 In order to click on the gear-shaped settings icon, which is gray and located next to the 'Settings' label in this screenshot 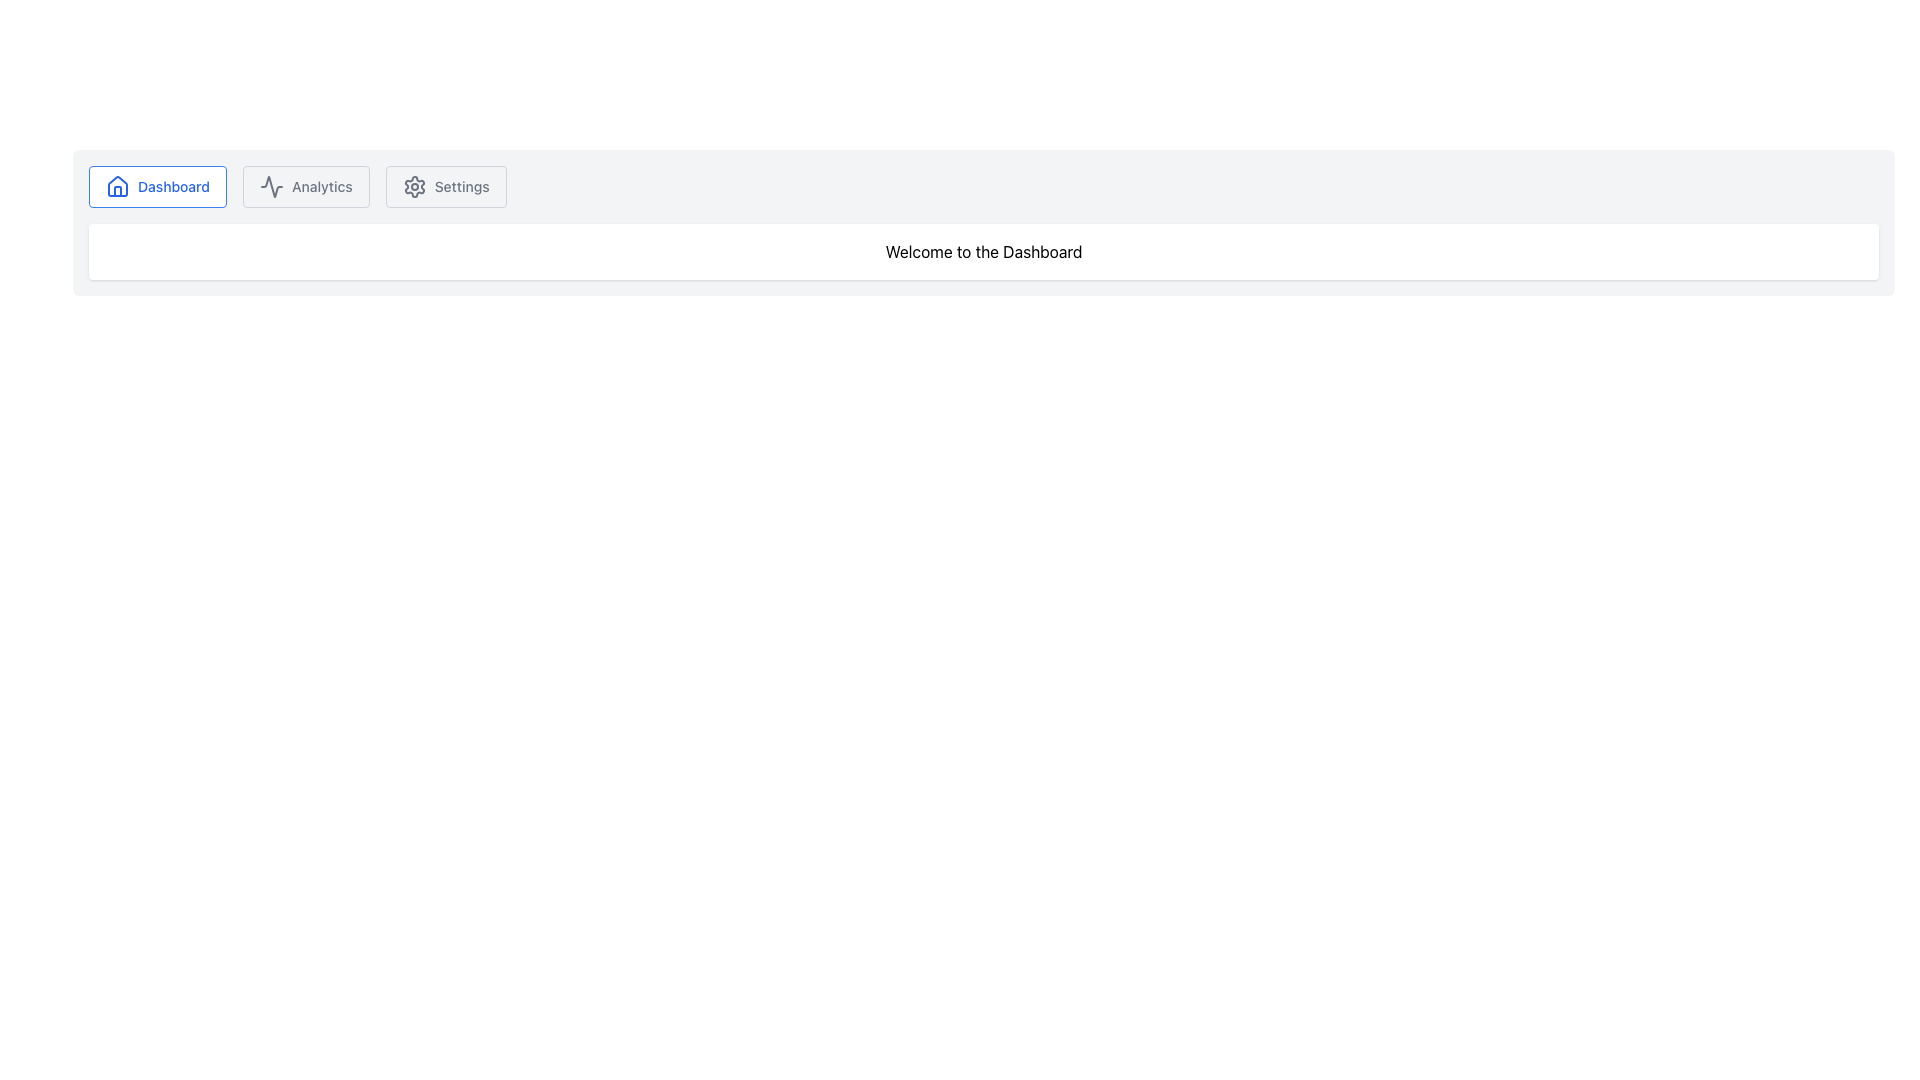, I will do `click(413, 186)`.